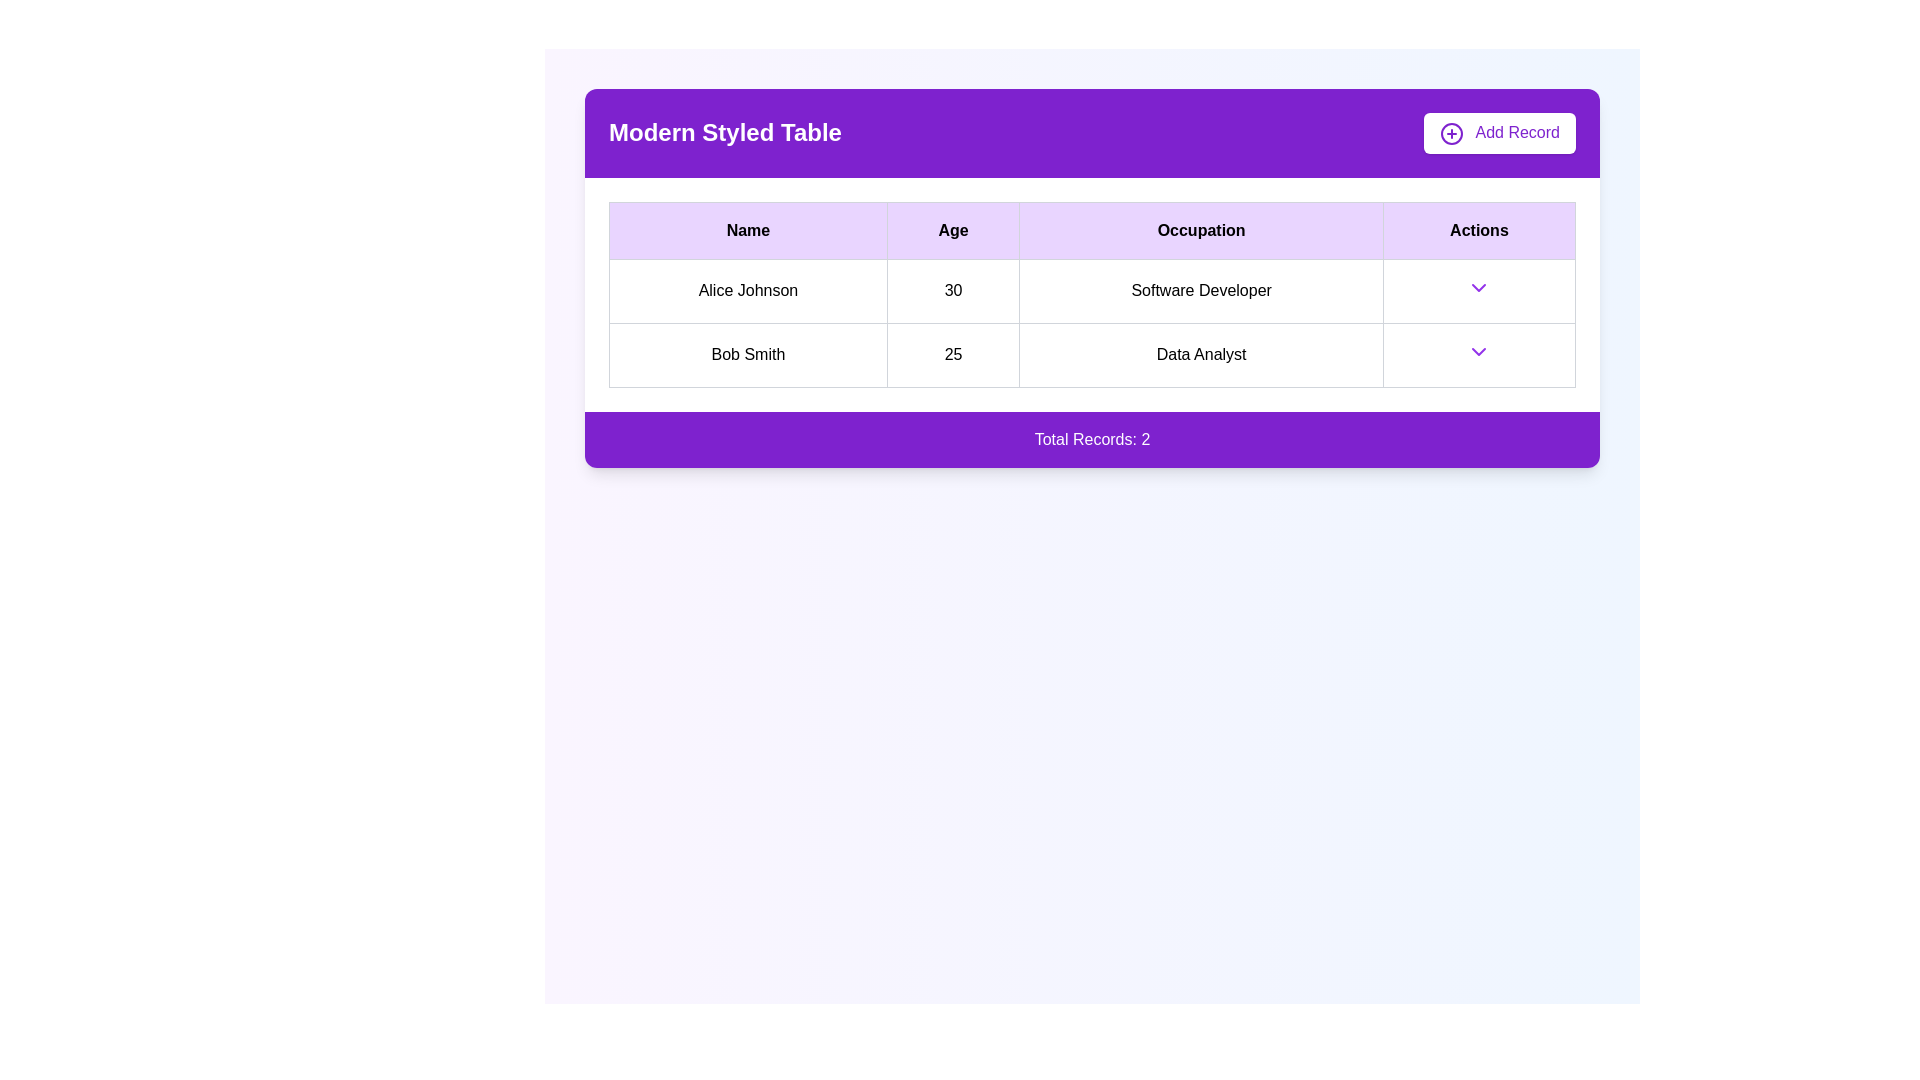 The height and width of the screenshot is (1080, 1920). I want to click on the text label located on the left side of the purple header bar, which serves as the title for the section and is positioned to the left of the 'Add Record' button, so click(724, 133).